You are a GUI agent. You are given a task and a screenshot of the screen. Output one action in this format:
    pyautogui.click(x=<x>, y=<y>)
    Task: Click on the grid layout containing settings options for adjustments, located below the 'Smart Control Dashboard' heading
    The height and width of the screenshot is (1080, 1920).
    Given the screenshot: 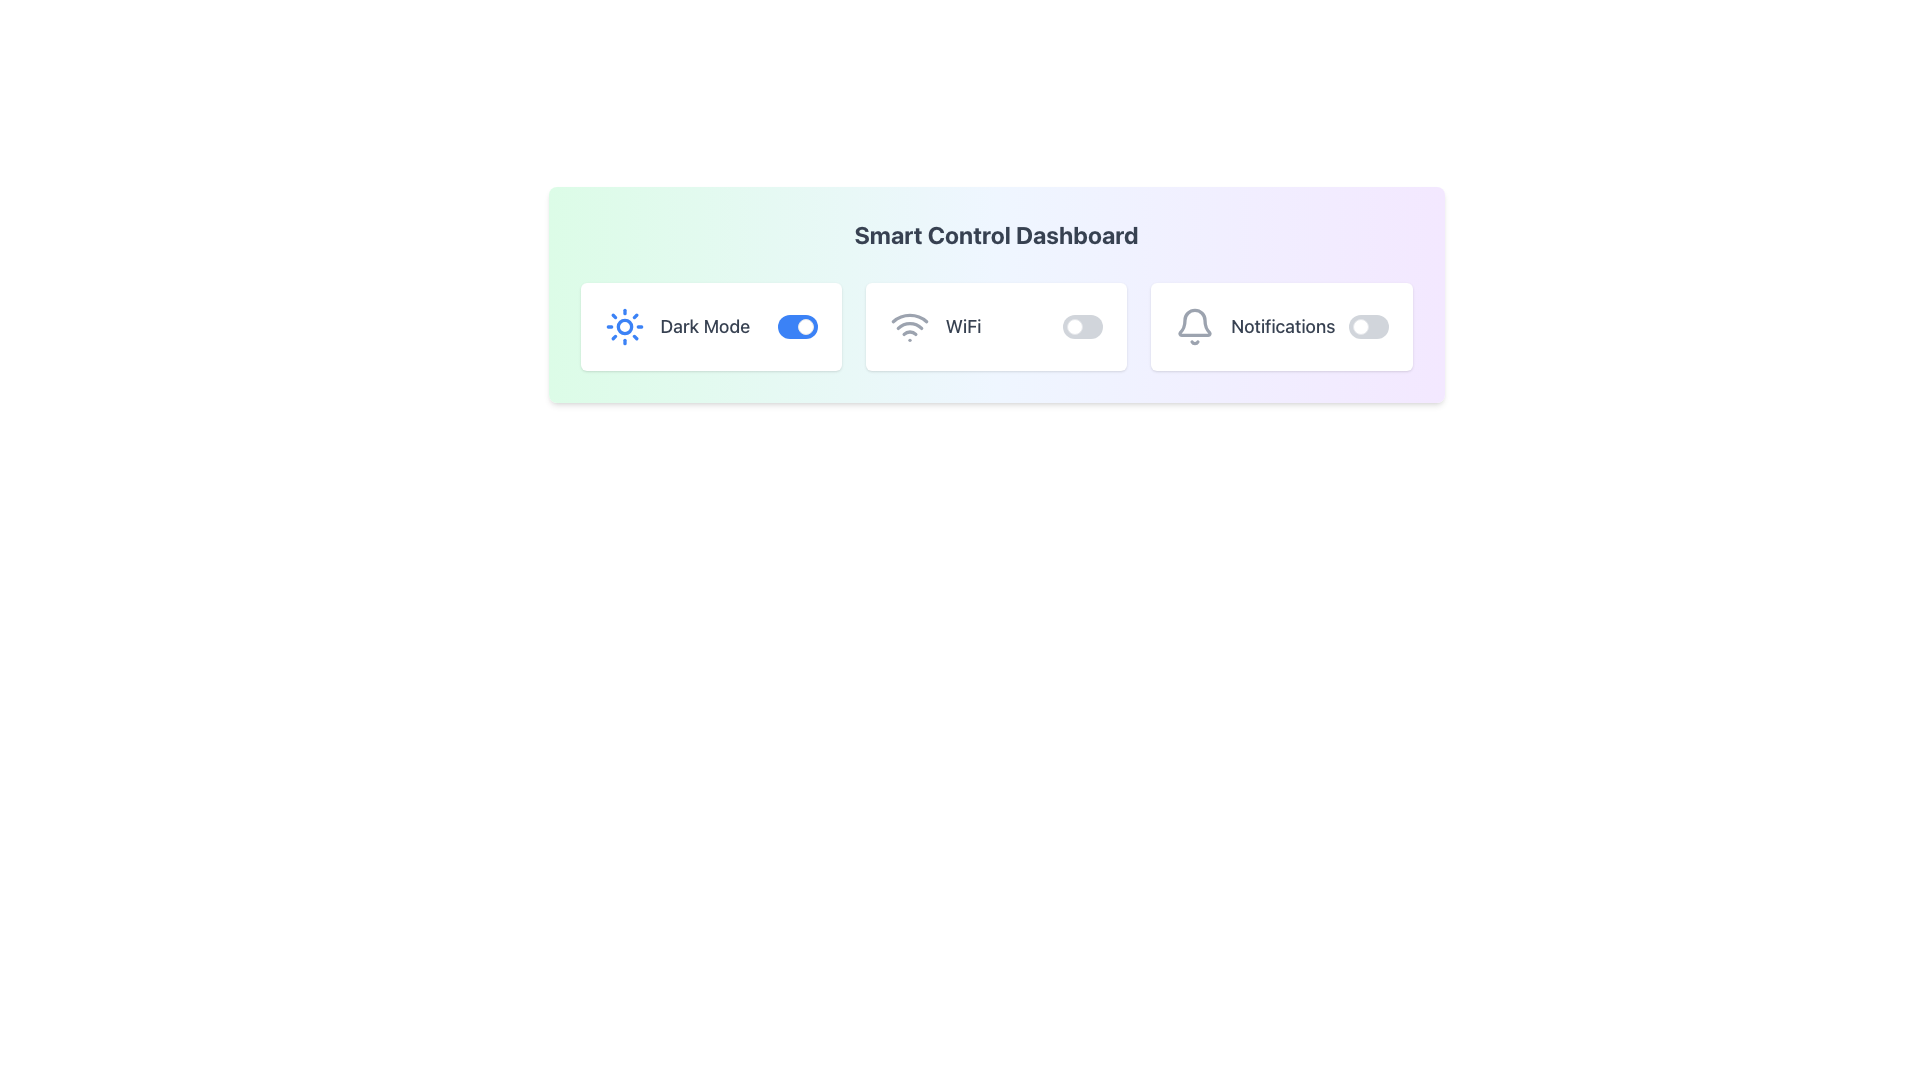 What is the action you would take?
    pyautogui.click(x=996, y=326)
    